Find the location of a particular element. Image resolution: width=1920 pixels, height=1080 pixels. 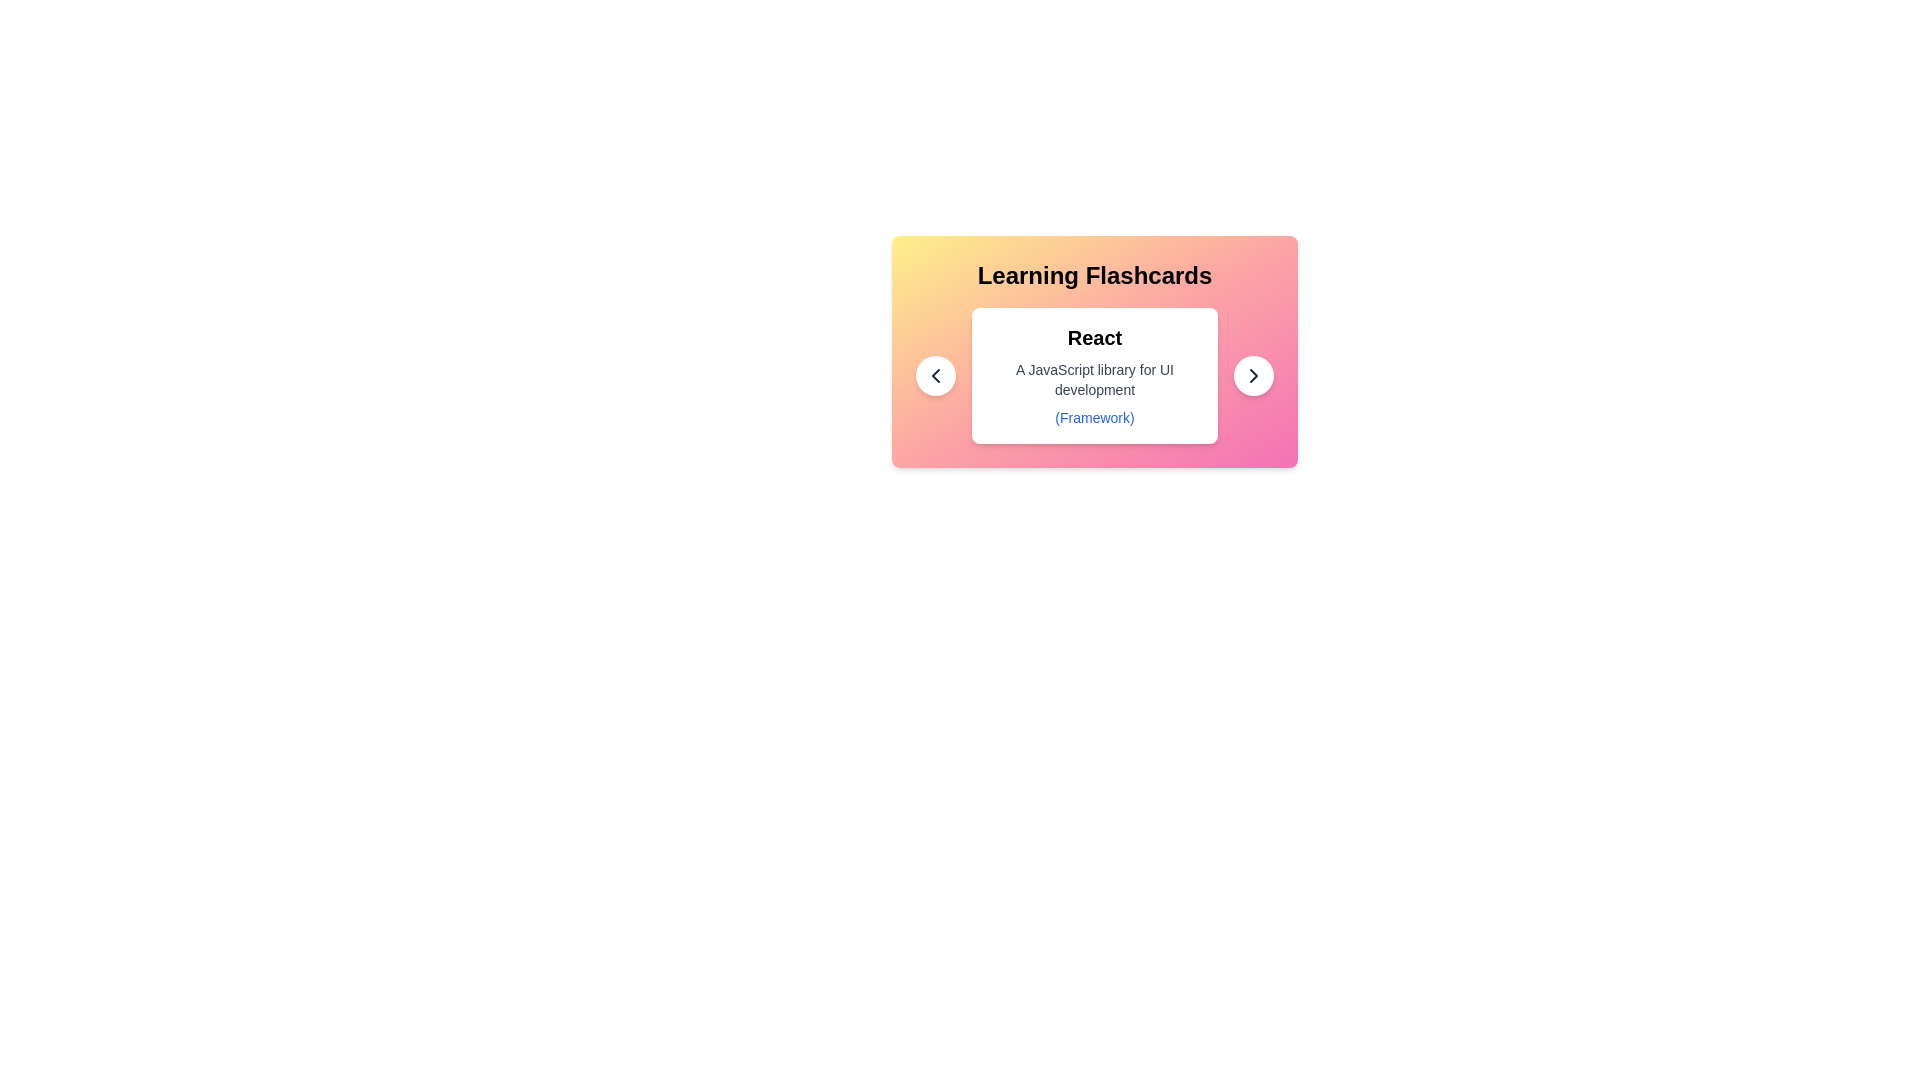

the flashcard to inspect its category is located at coordinates (1093, 375).